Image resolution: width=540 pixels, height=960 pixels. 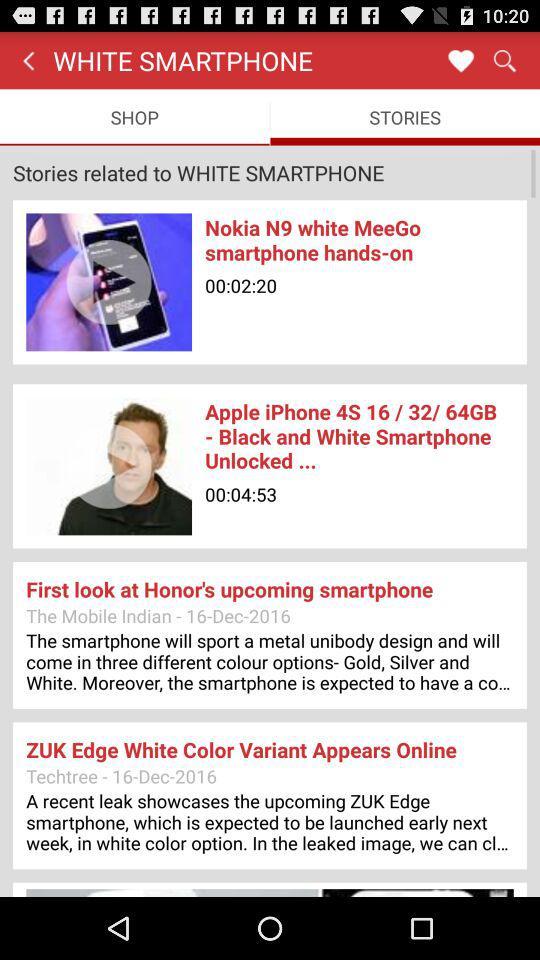 What do you see at coordinates (134, 117) in the screenshot?
I see `icon to the left of stories item` at bounding box center [134, 117].